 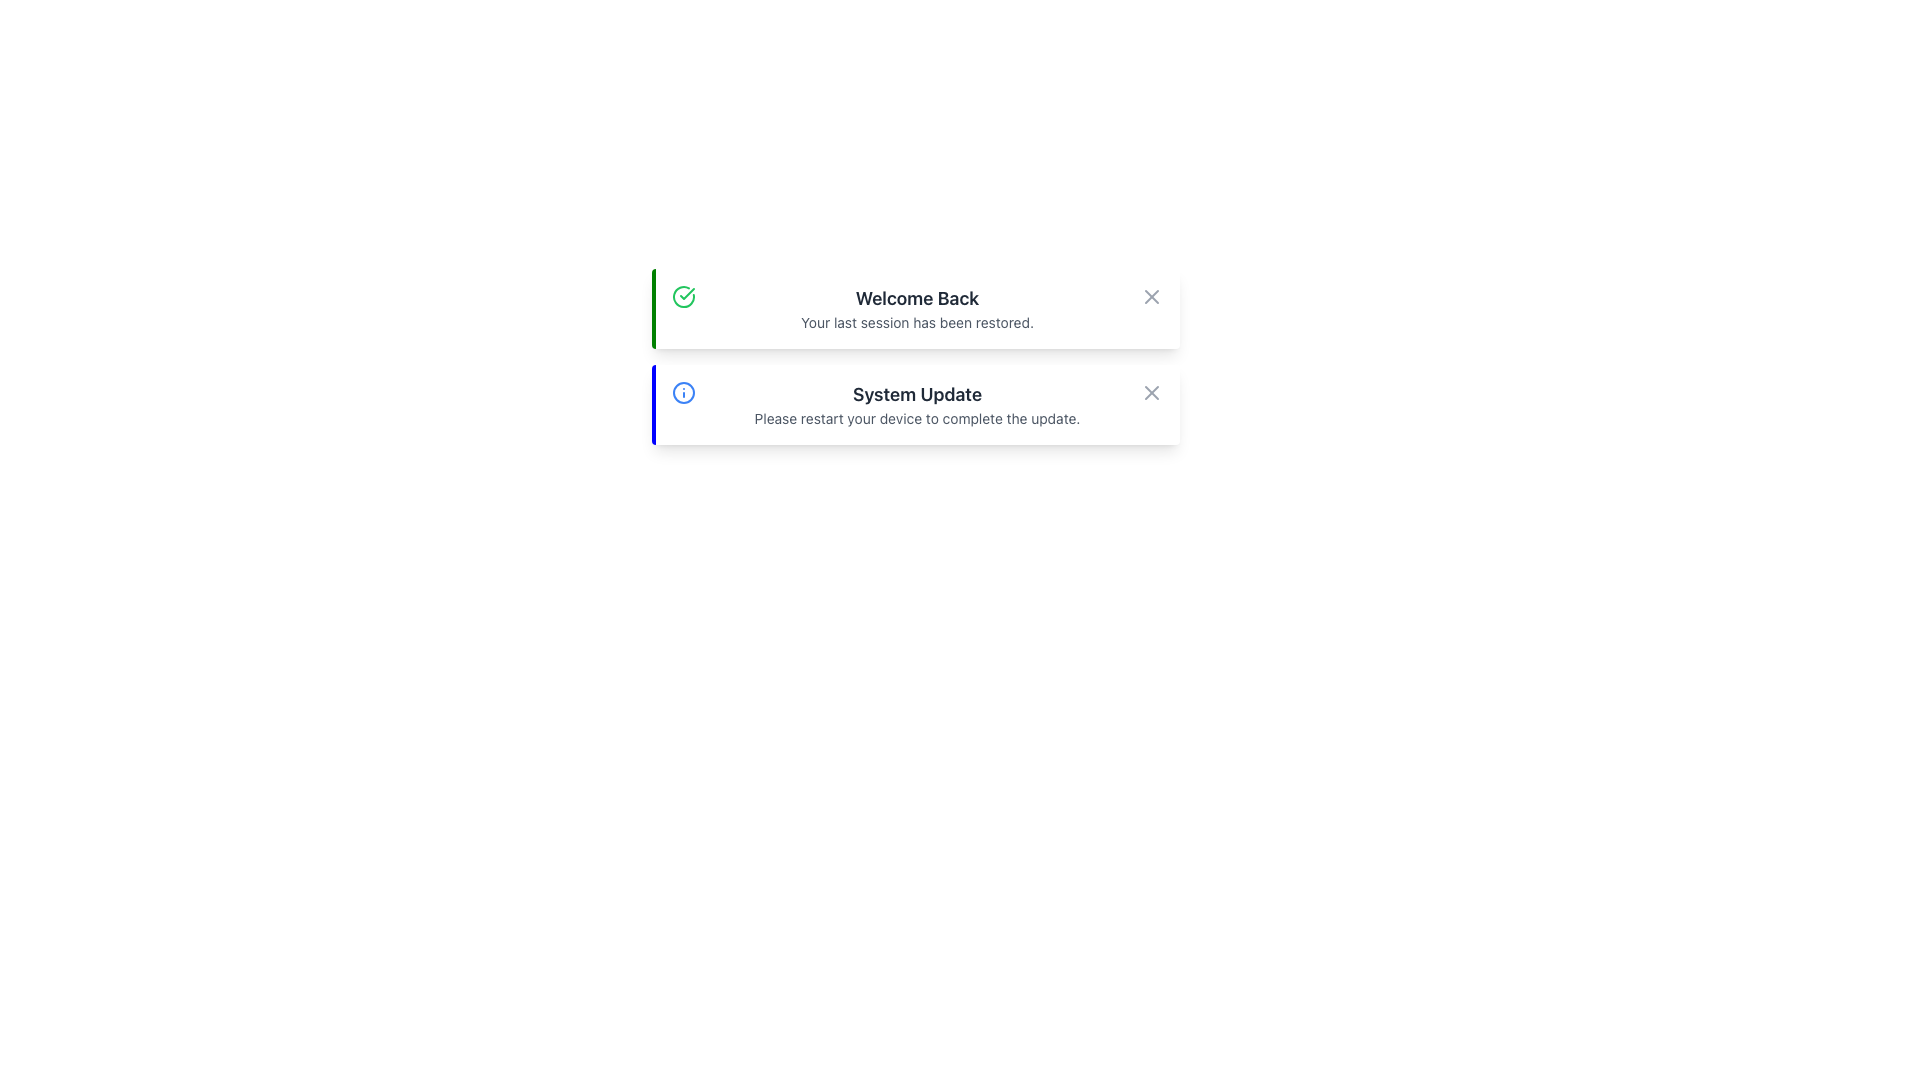 I want to click on the close button for the 'Welcome Back' notification to change its appearance, so click(x=1151, y=297).